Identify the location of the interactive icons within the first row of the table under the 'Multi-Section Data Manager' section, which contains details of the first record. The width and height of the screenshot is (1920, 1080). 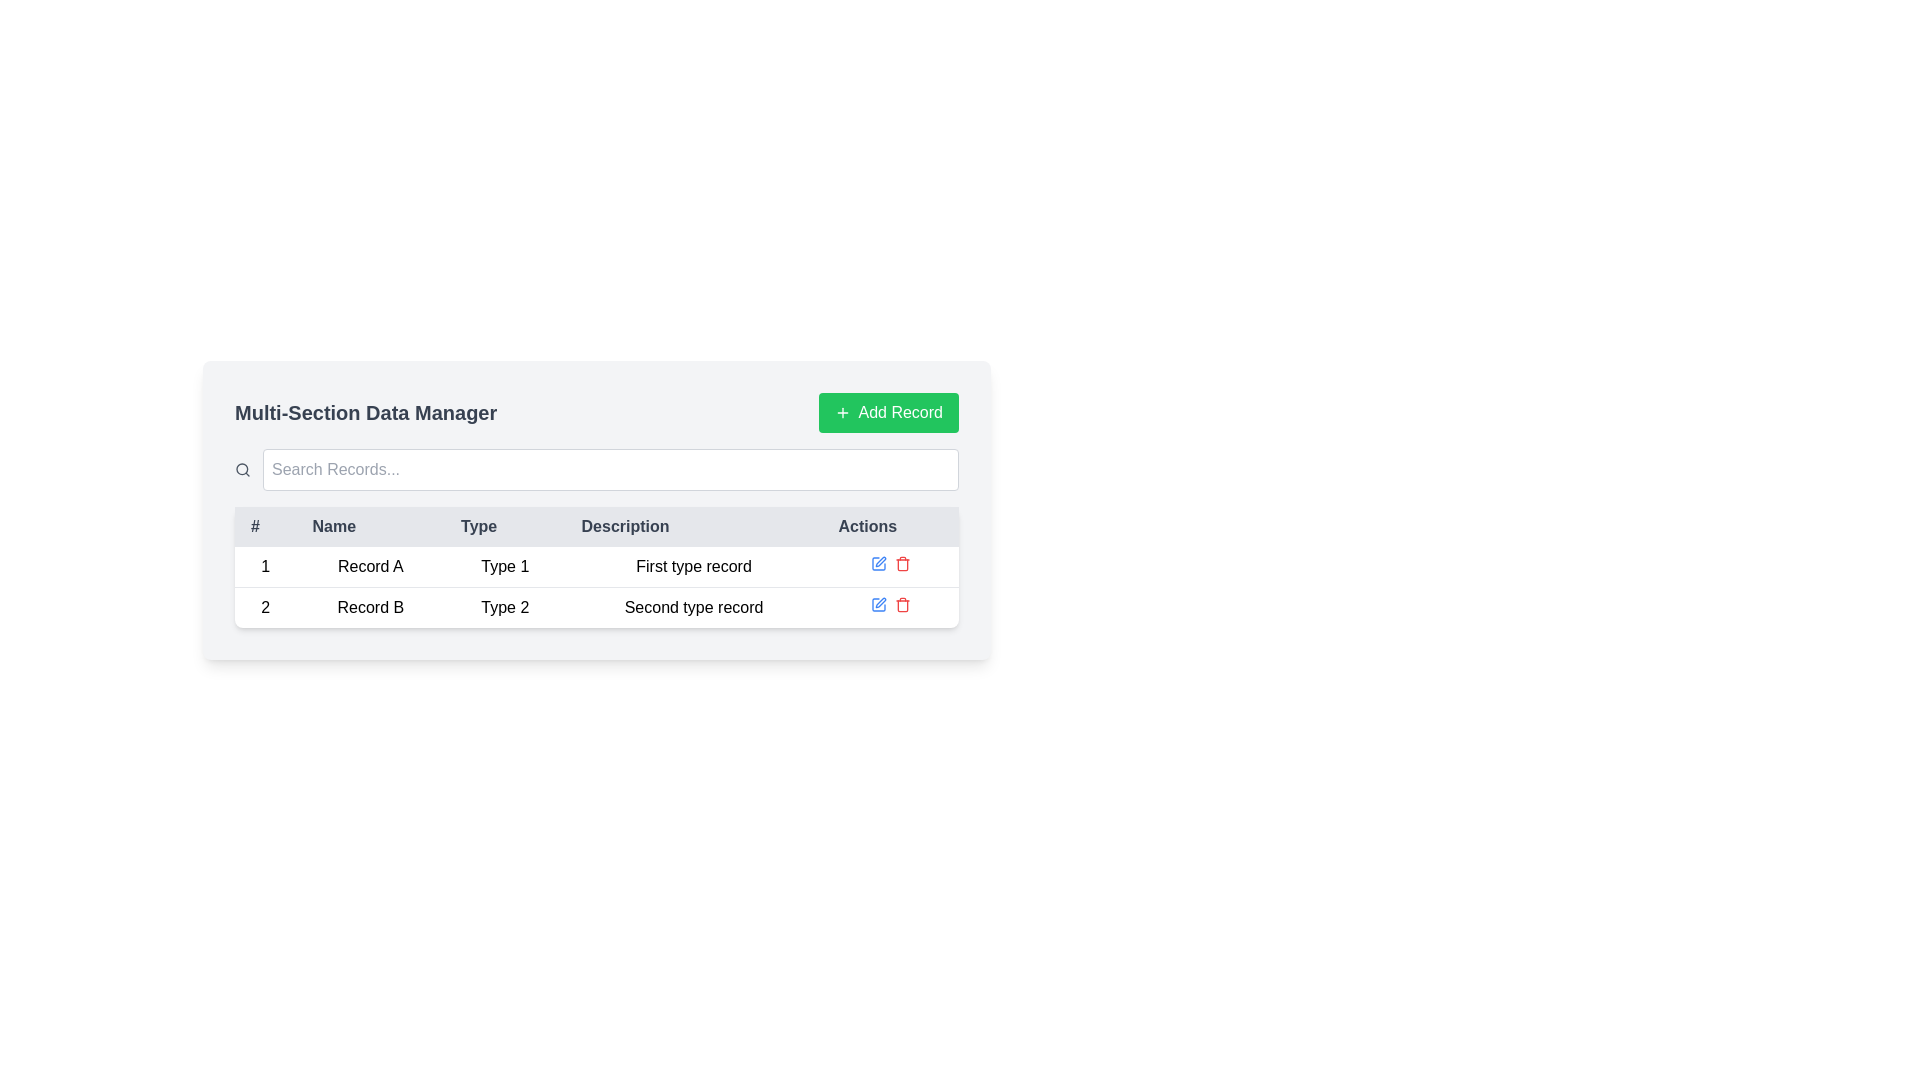
(595, 585).